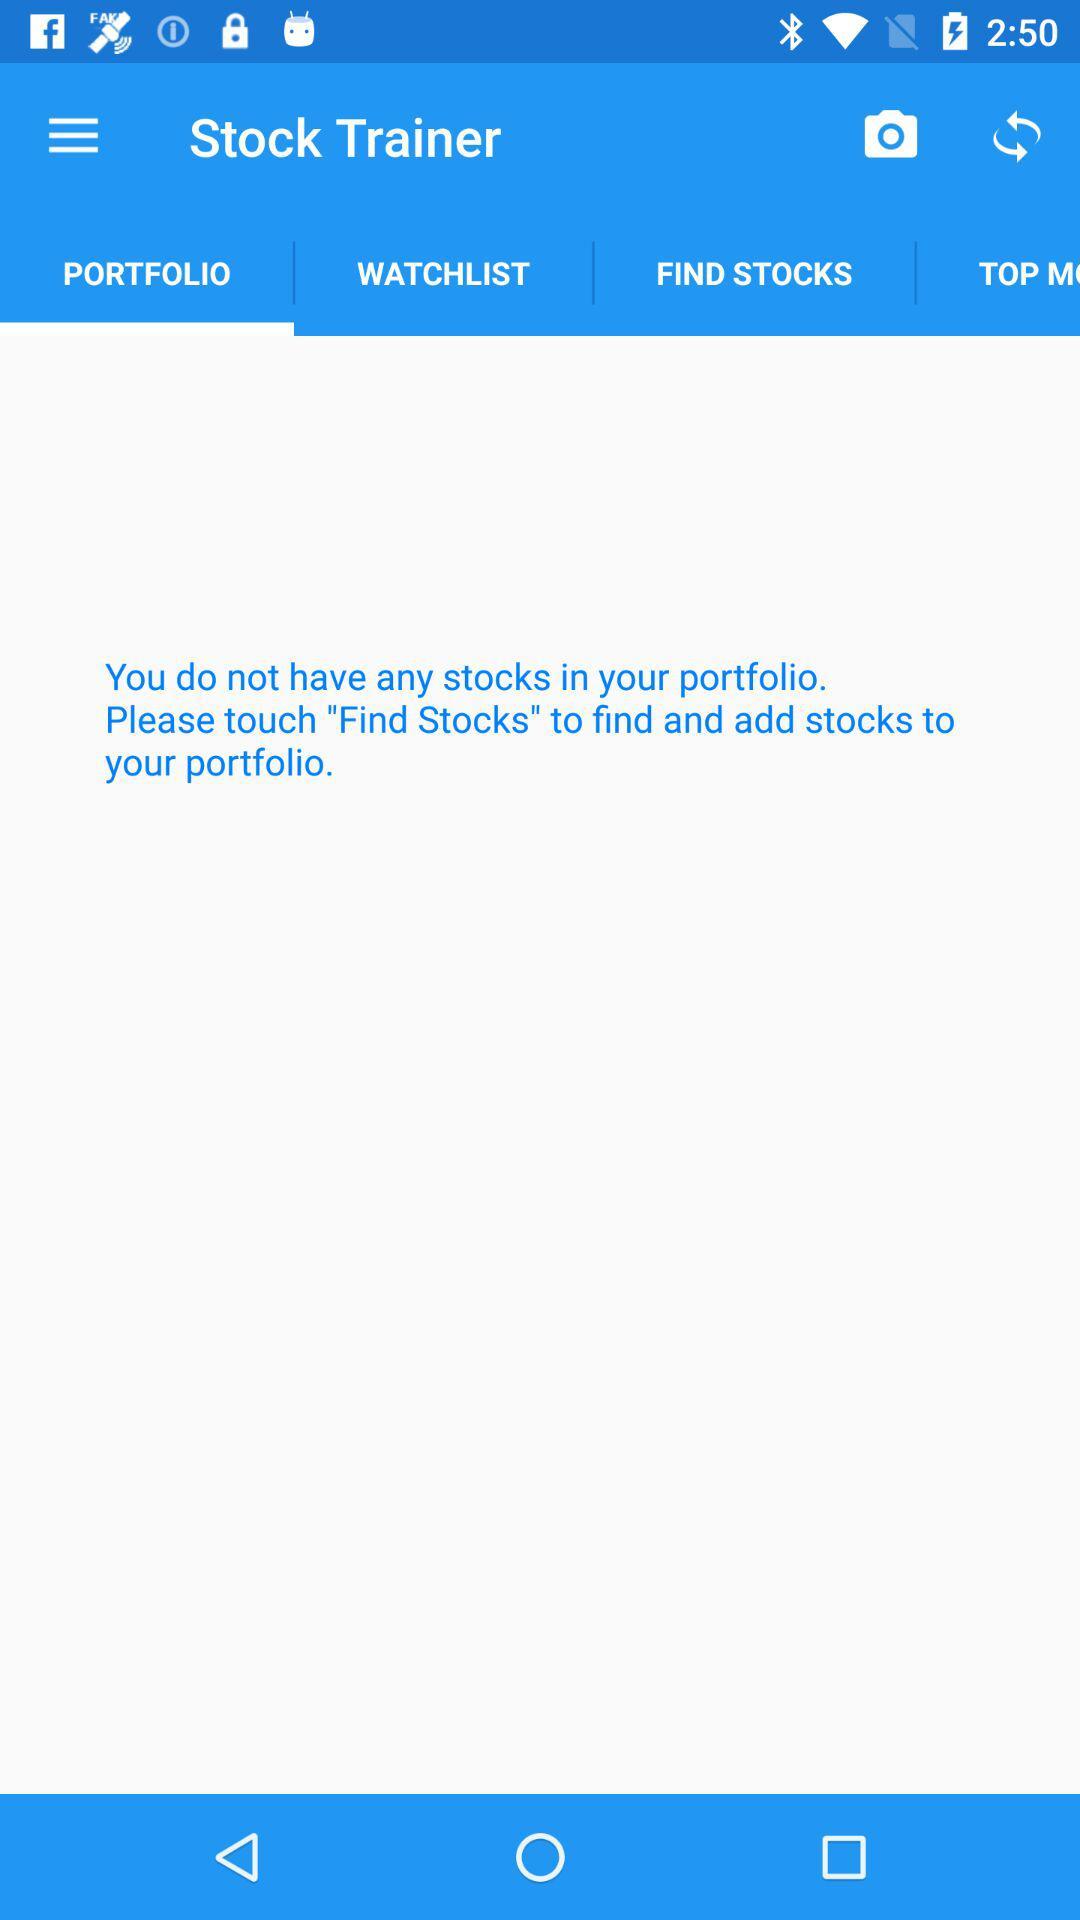  Describe the element at coordinates (442, 272) in the screenshot. I see `icon next to the portfolio app` at that location.